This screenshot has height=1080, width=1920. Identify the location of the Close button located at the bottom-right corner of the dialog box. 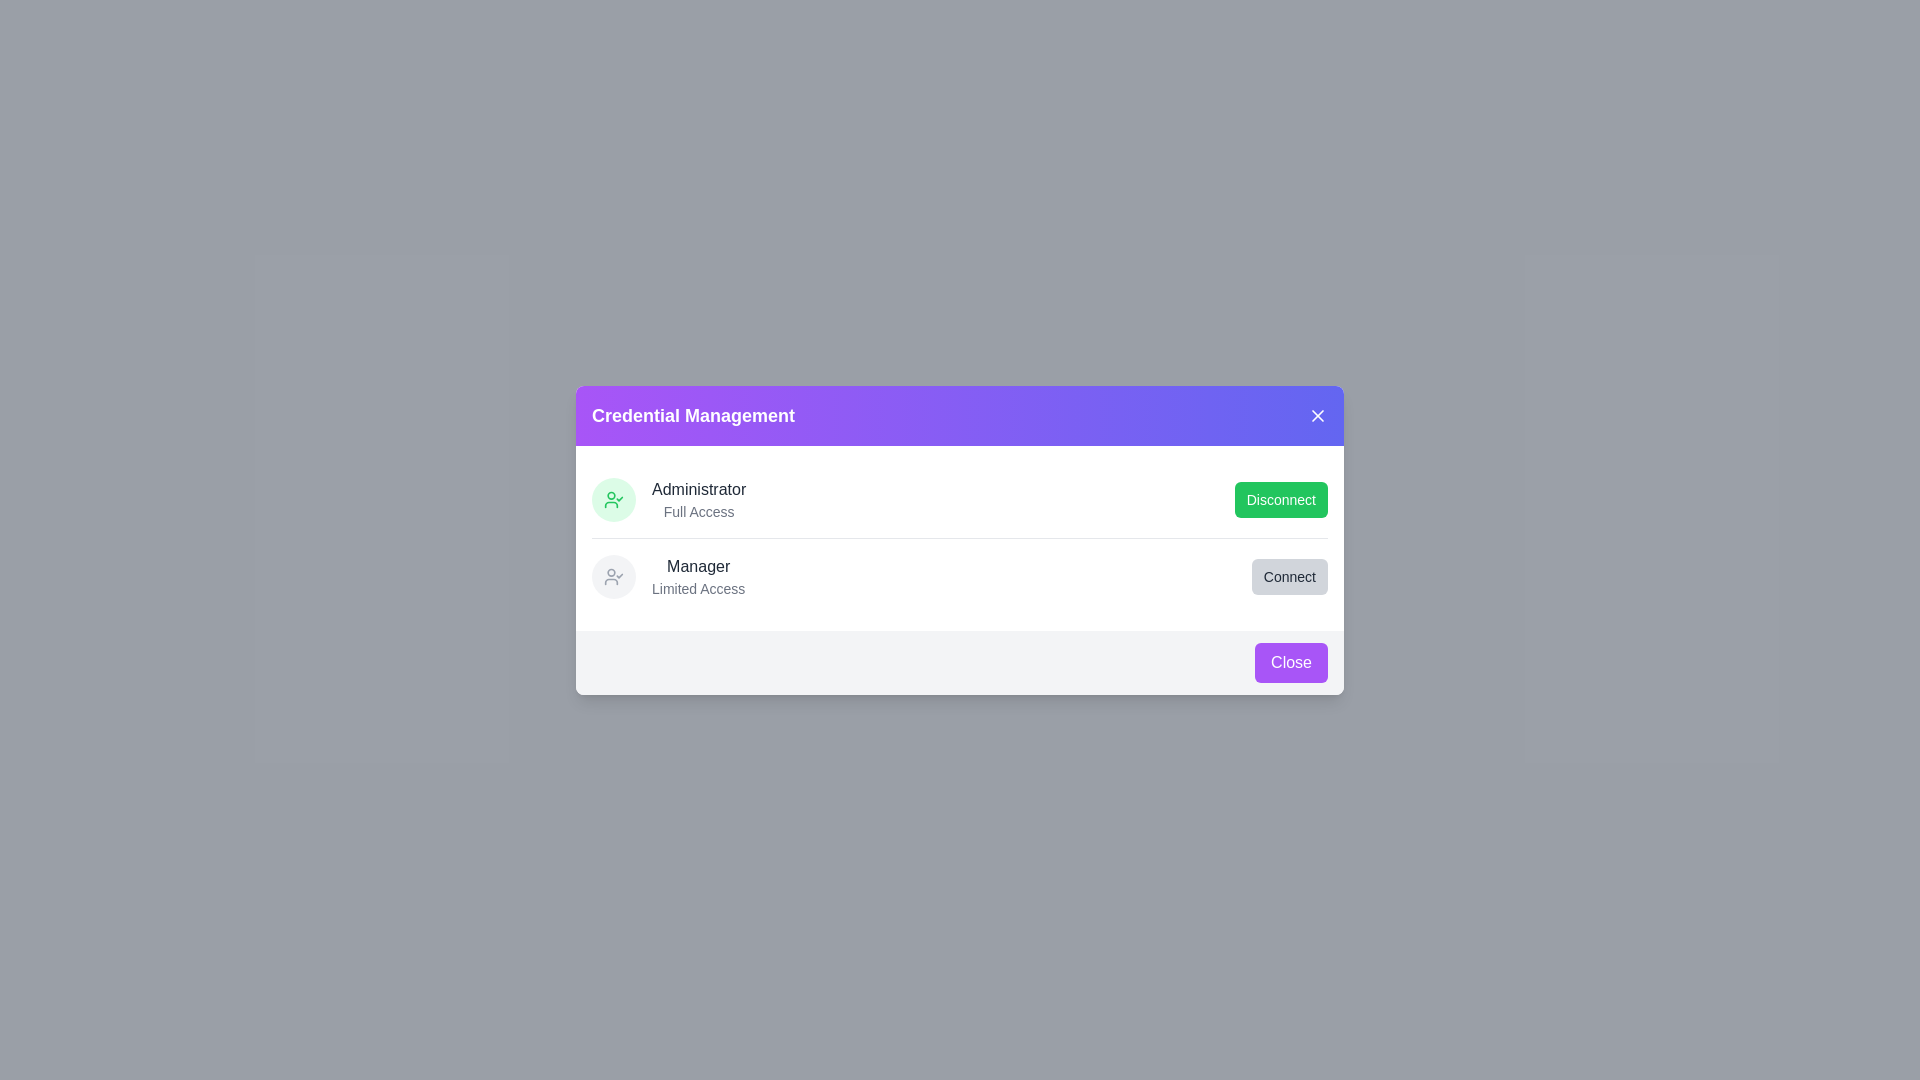
(1291, 662).